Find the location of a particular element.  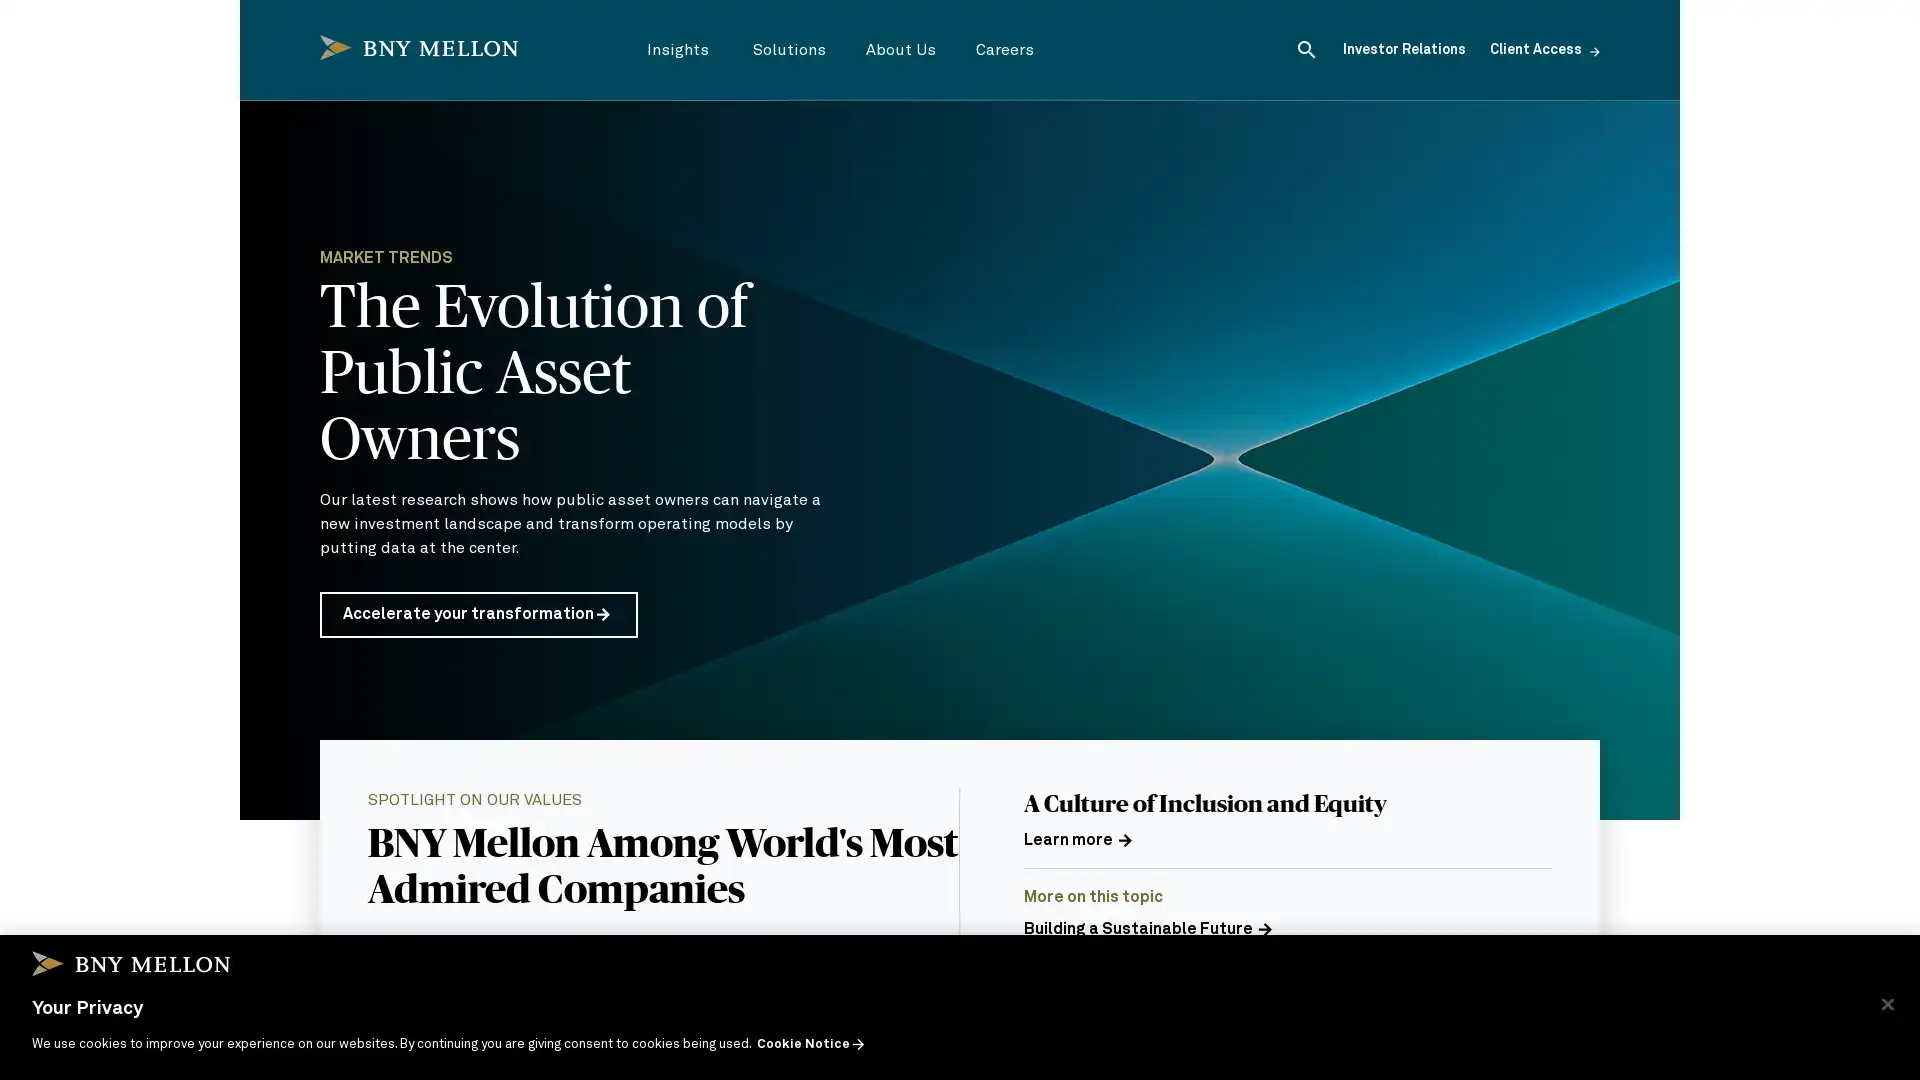

Close is located at coordinates (1886, 1003).